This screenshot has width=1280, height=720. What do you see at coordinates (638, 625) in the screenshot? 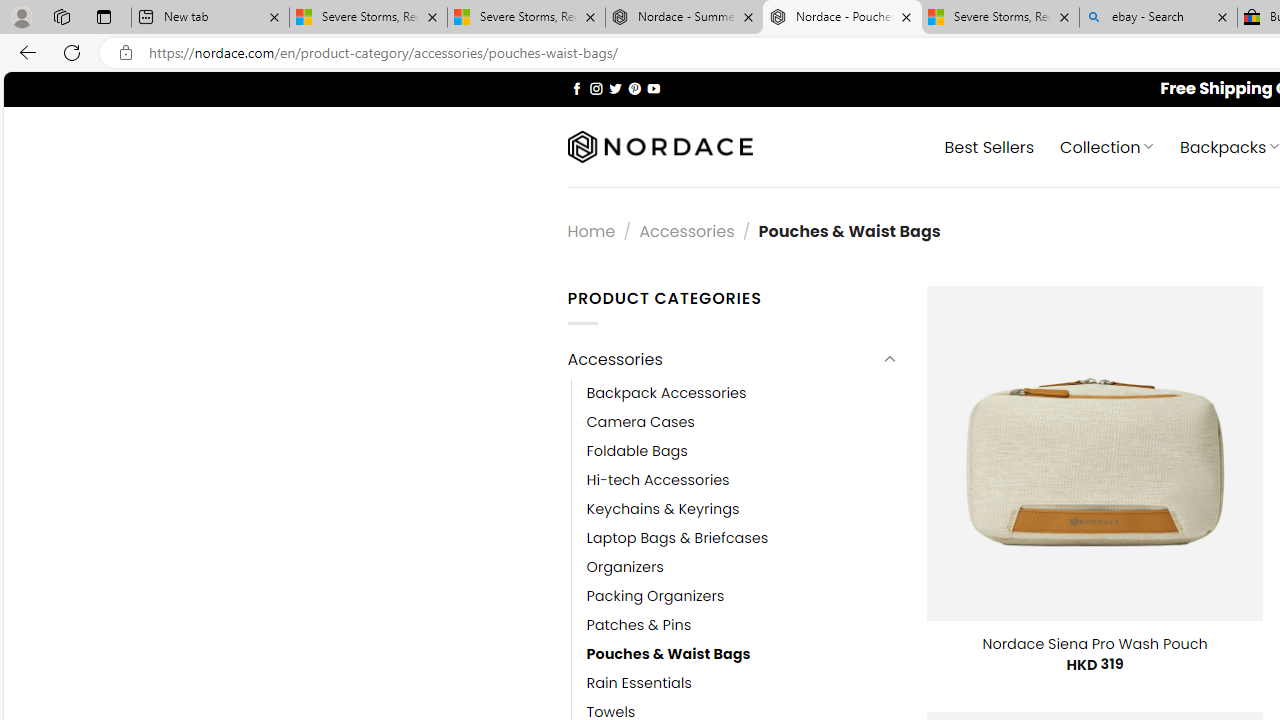
I see `'Patches & Pins'` at bounding box center [638, 625].